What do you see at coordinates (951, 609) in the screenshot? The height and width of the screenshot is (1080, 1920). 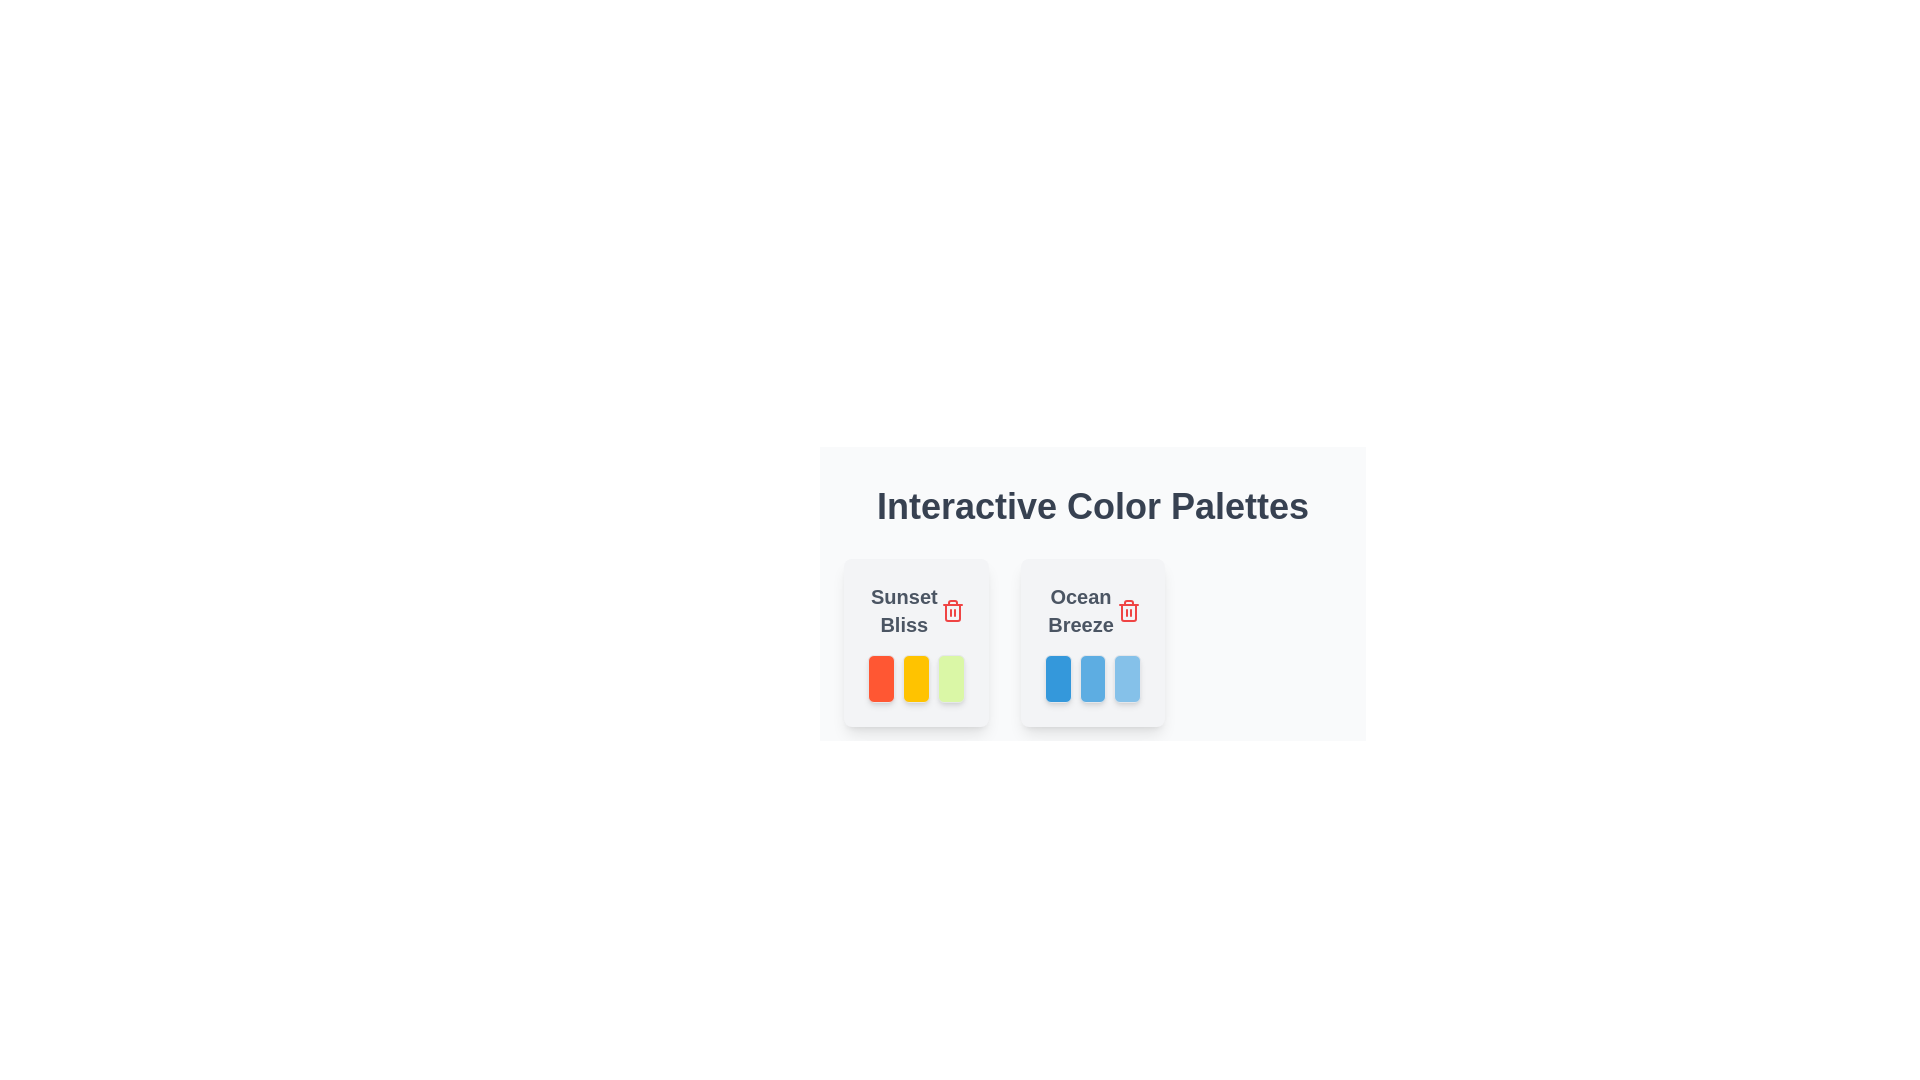 I see `the delete button located at the upper-right corner of the 'Sunset Bliss' color palette card` at bounding box center [951, 609].